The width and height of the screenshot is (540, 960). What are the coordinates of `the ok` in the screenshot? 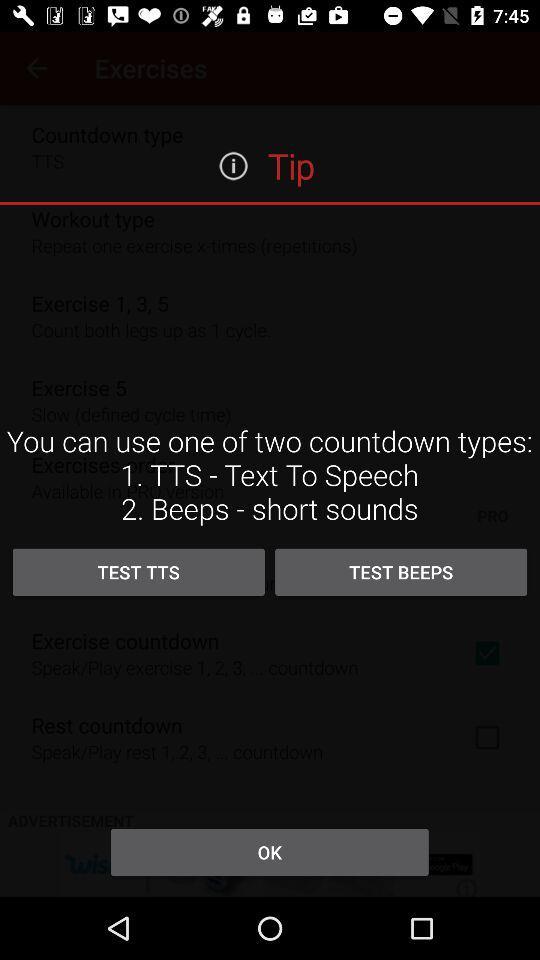 It's located at (269, 851).